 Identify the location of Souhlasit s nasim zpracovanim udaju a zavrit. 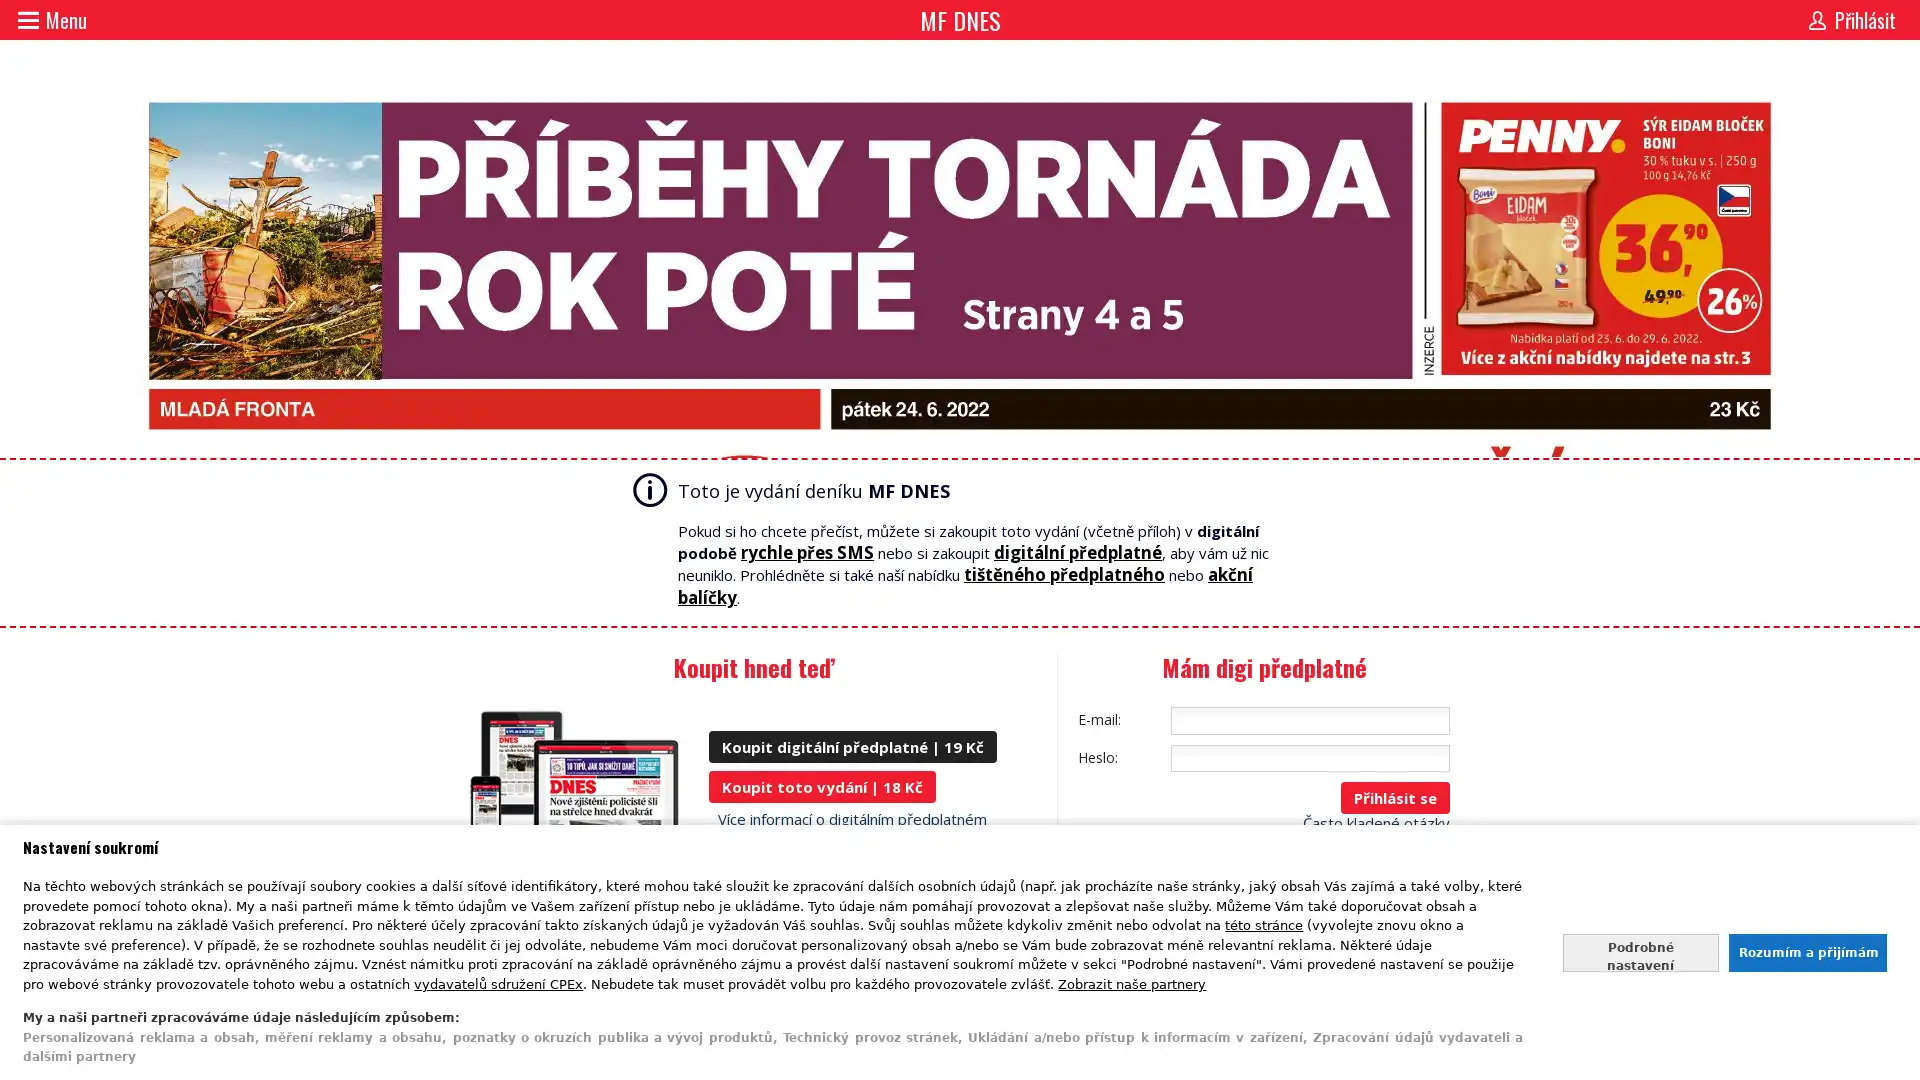
(1806, 951).